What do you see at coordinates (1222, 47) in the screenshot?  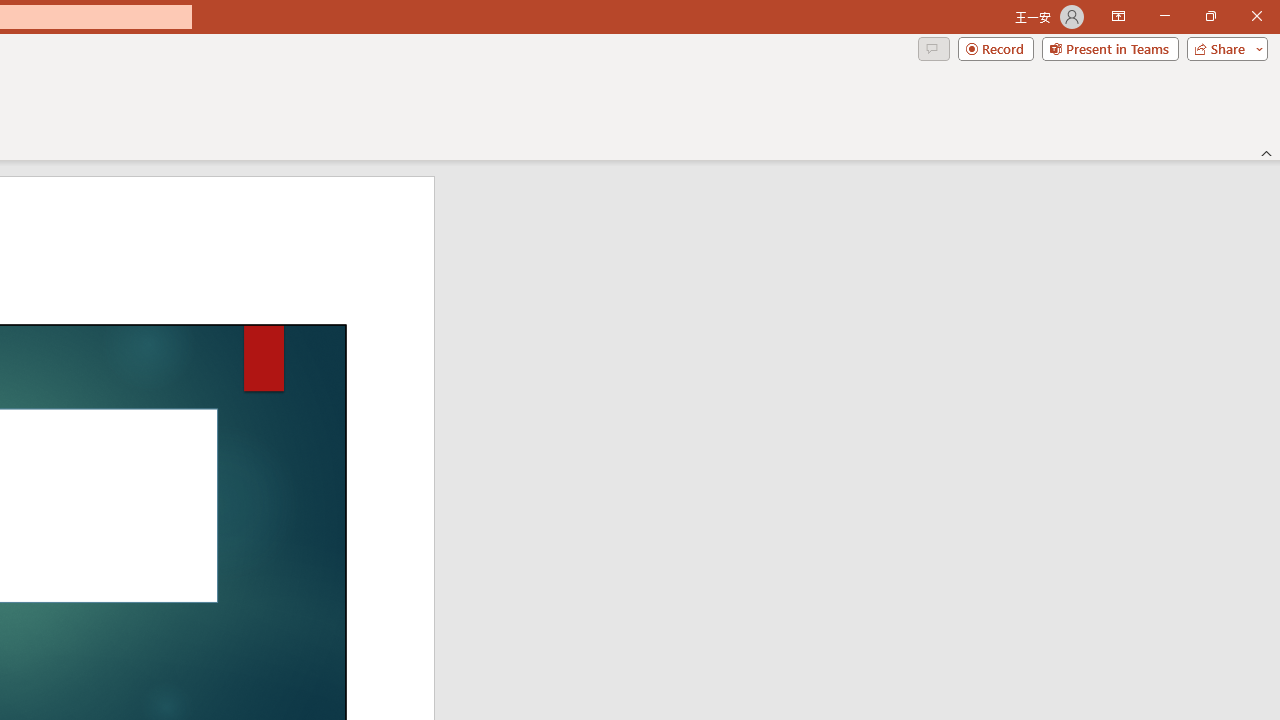 I see `'Share'` at bounding box center [1222, 47].